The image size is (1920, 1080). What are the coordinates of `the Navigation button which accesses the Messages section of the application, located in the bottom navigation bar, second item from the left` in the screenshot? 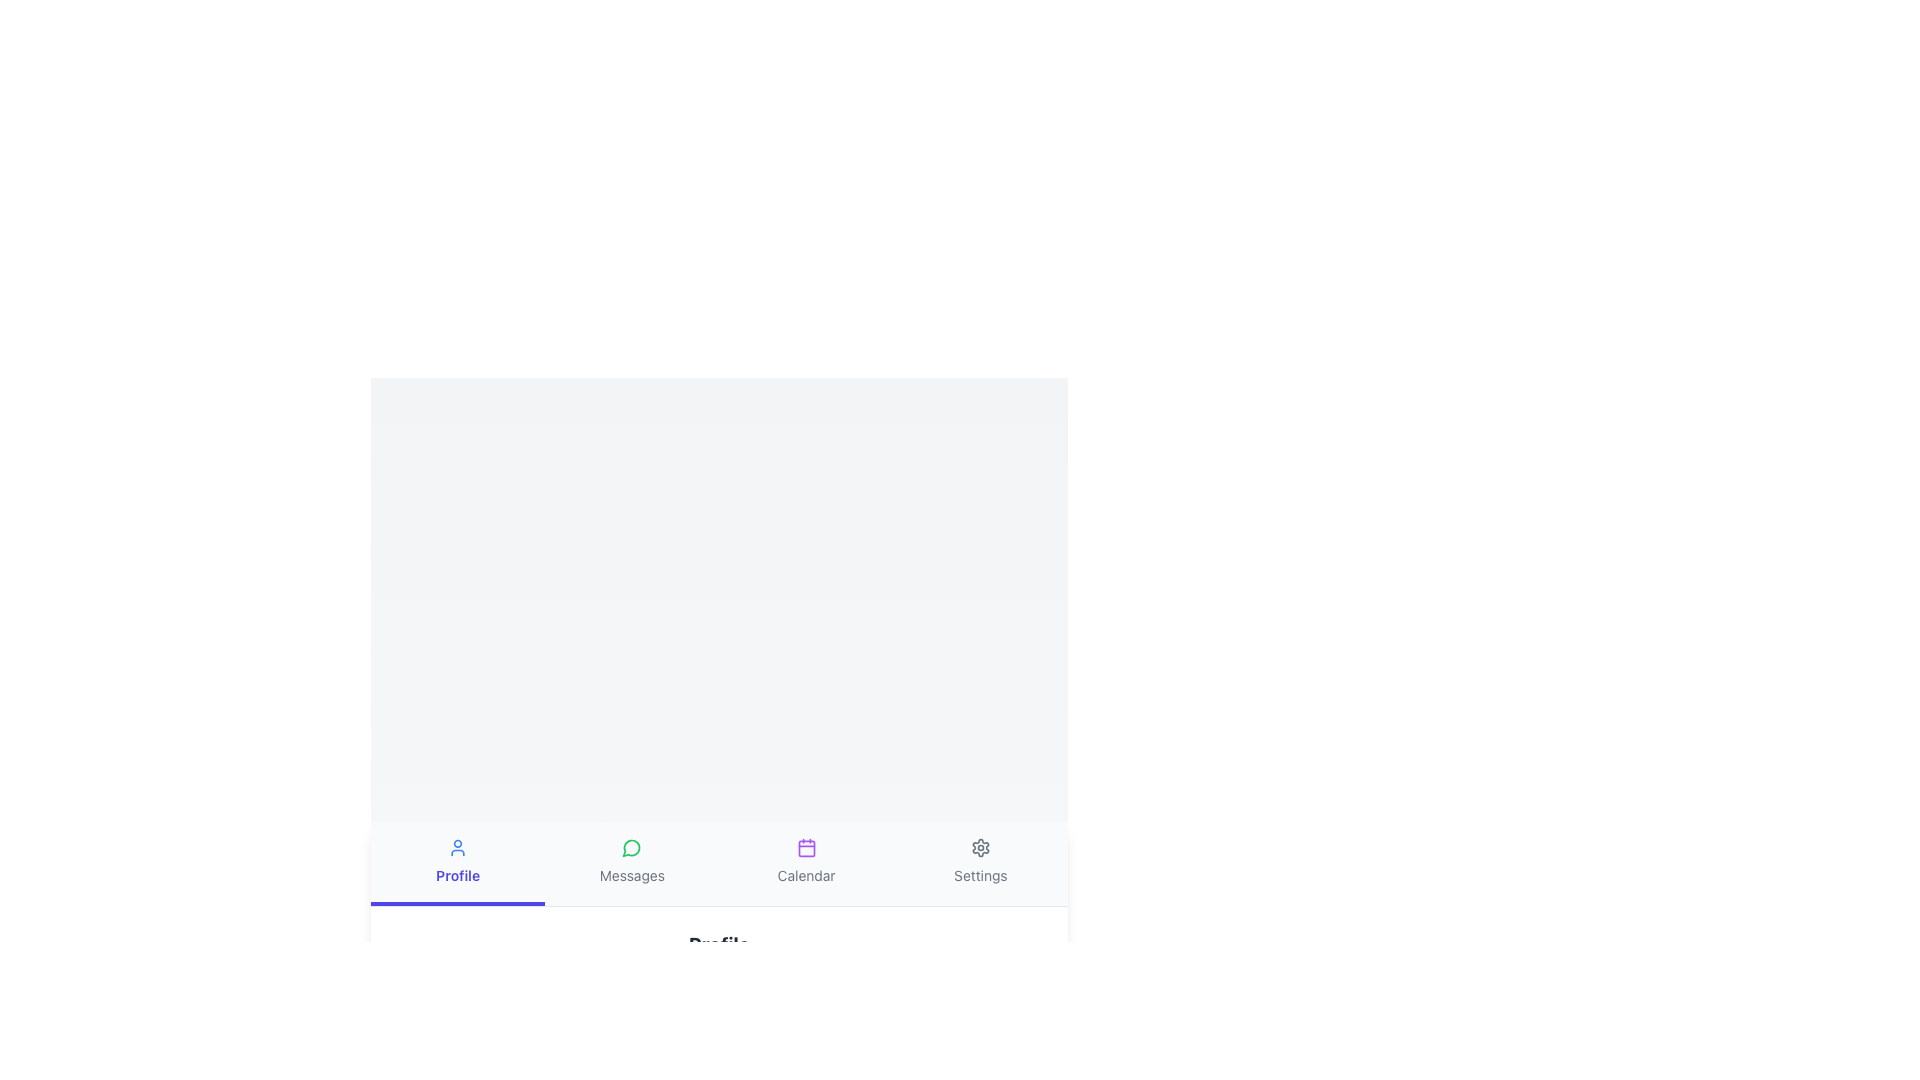 It's located at (631, 862).